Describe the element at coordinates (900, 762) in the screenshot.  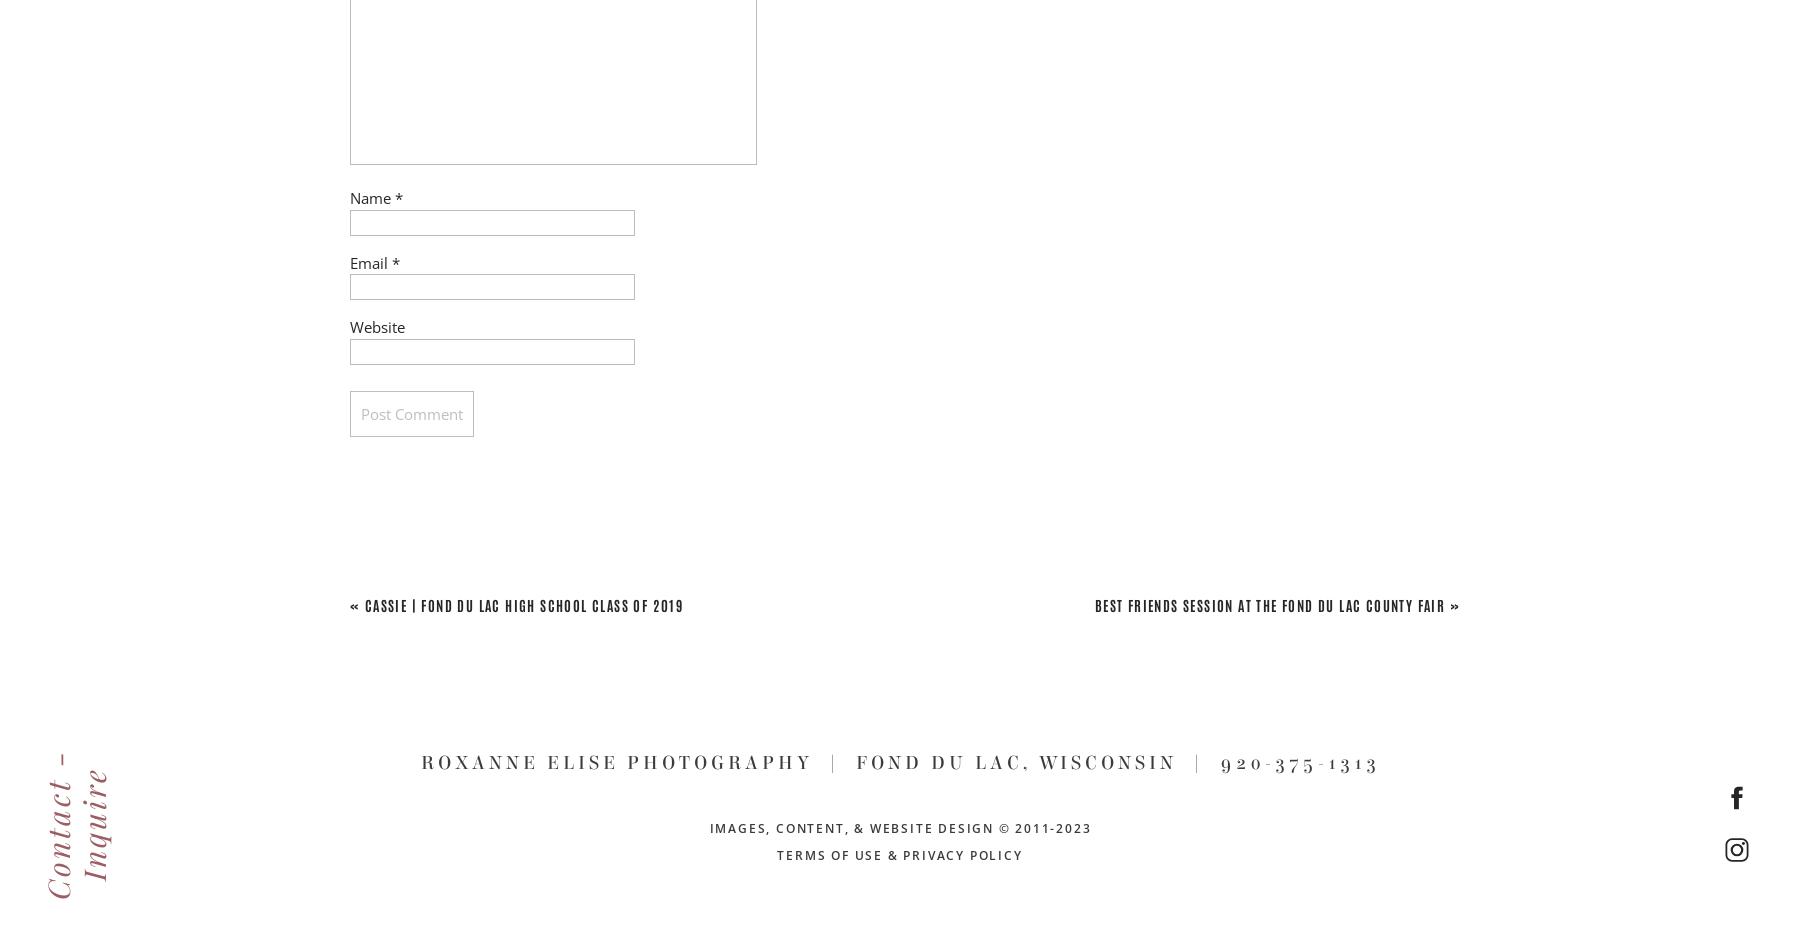
I see `'Roxanne Elise Photography  |  Fond du Lac, Wisconsin  |  920-375-1313'` at that location.